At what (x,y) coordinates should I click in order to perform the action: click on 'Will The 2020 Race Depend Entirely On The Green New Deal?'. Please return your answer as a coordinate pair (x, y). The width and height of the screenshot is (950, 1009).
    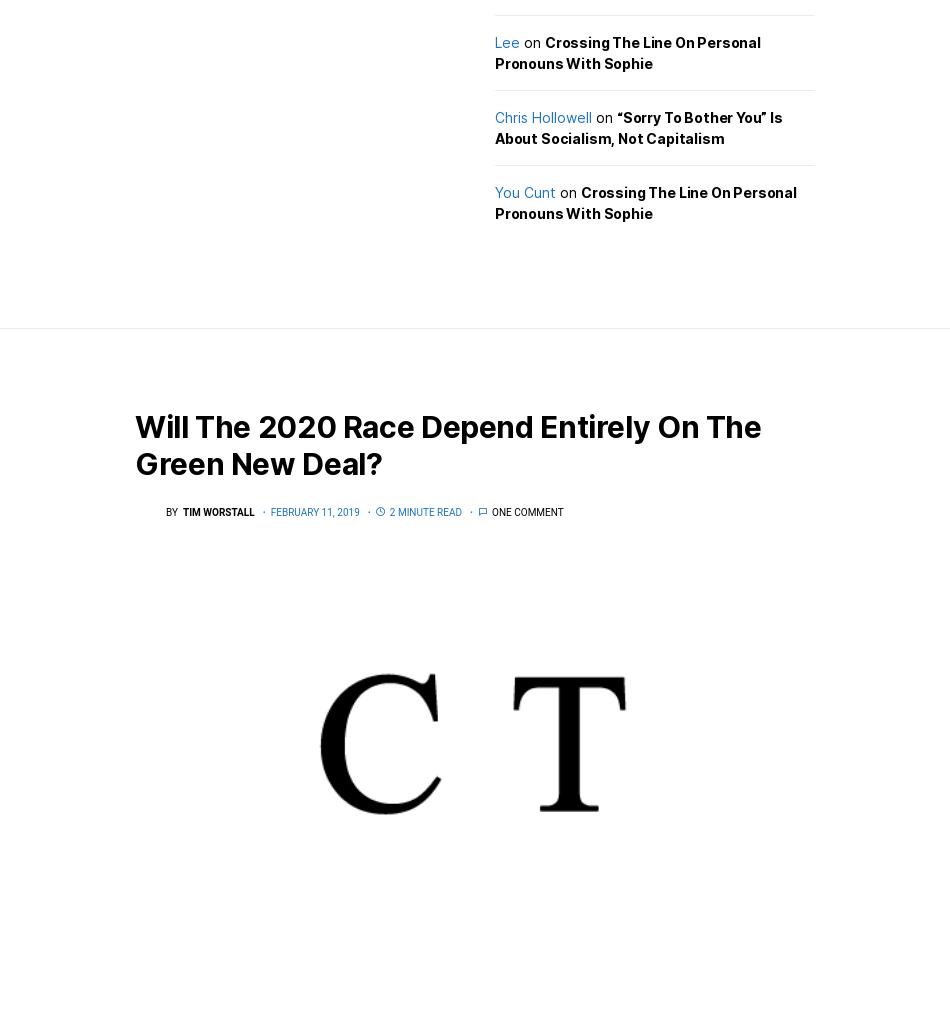
    Looking at the image, I should click on (447, 443).